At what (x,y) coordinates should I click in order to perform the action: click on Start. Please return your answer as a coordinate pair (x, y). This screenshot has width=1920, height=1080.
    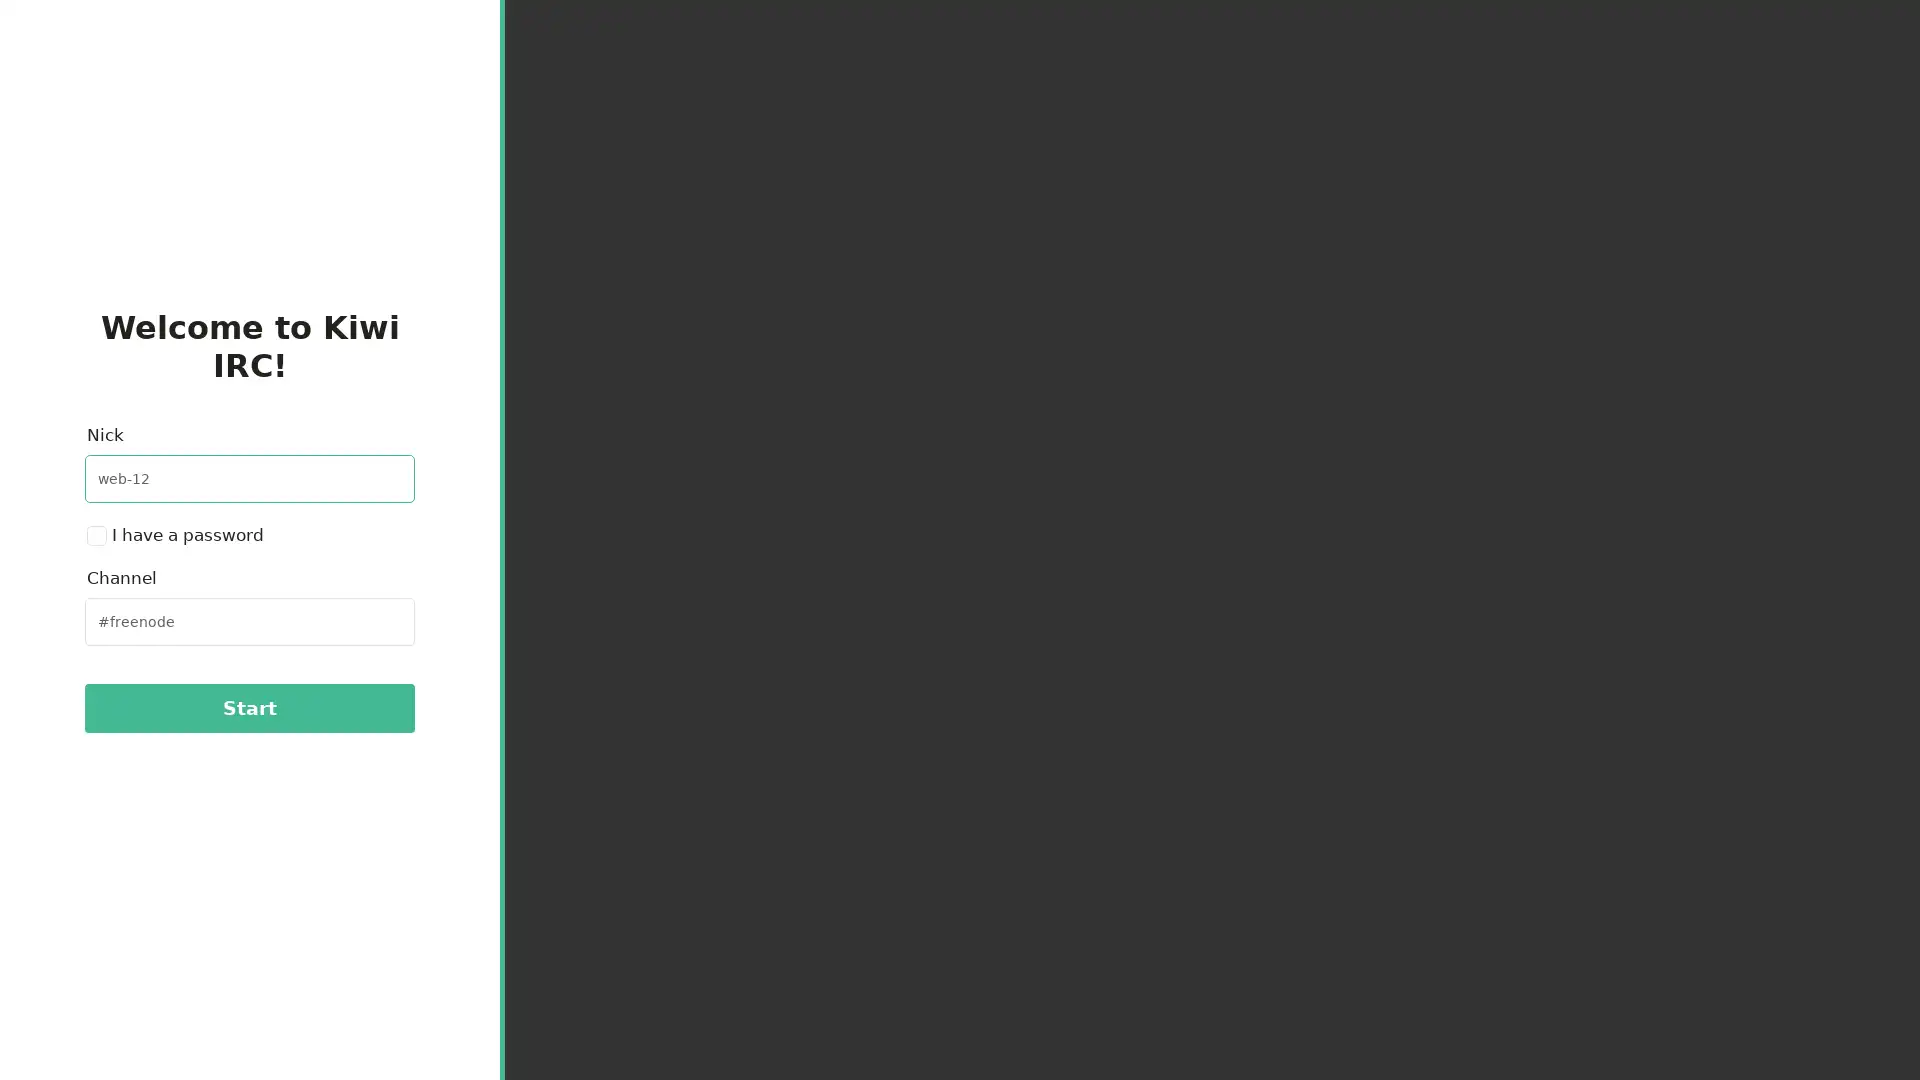
    Looking at the image, I should click on (248, 707).